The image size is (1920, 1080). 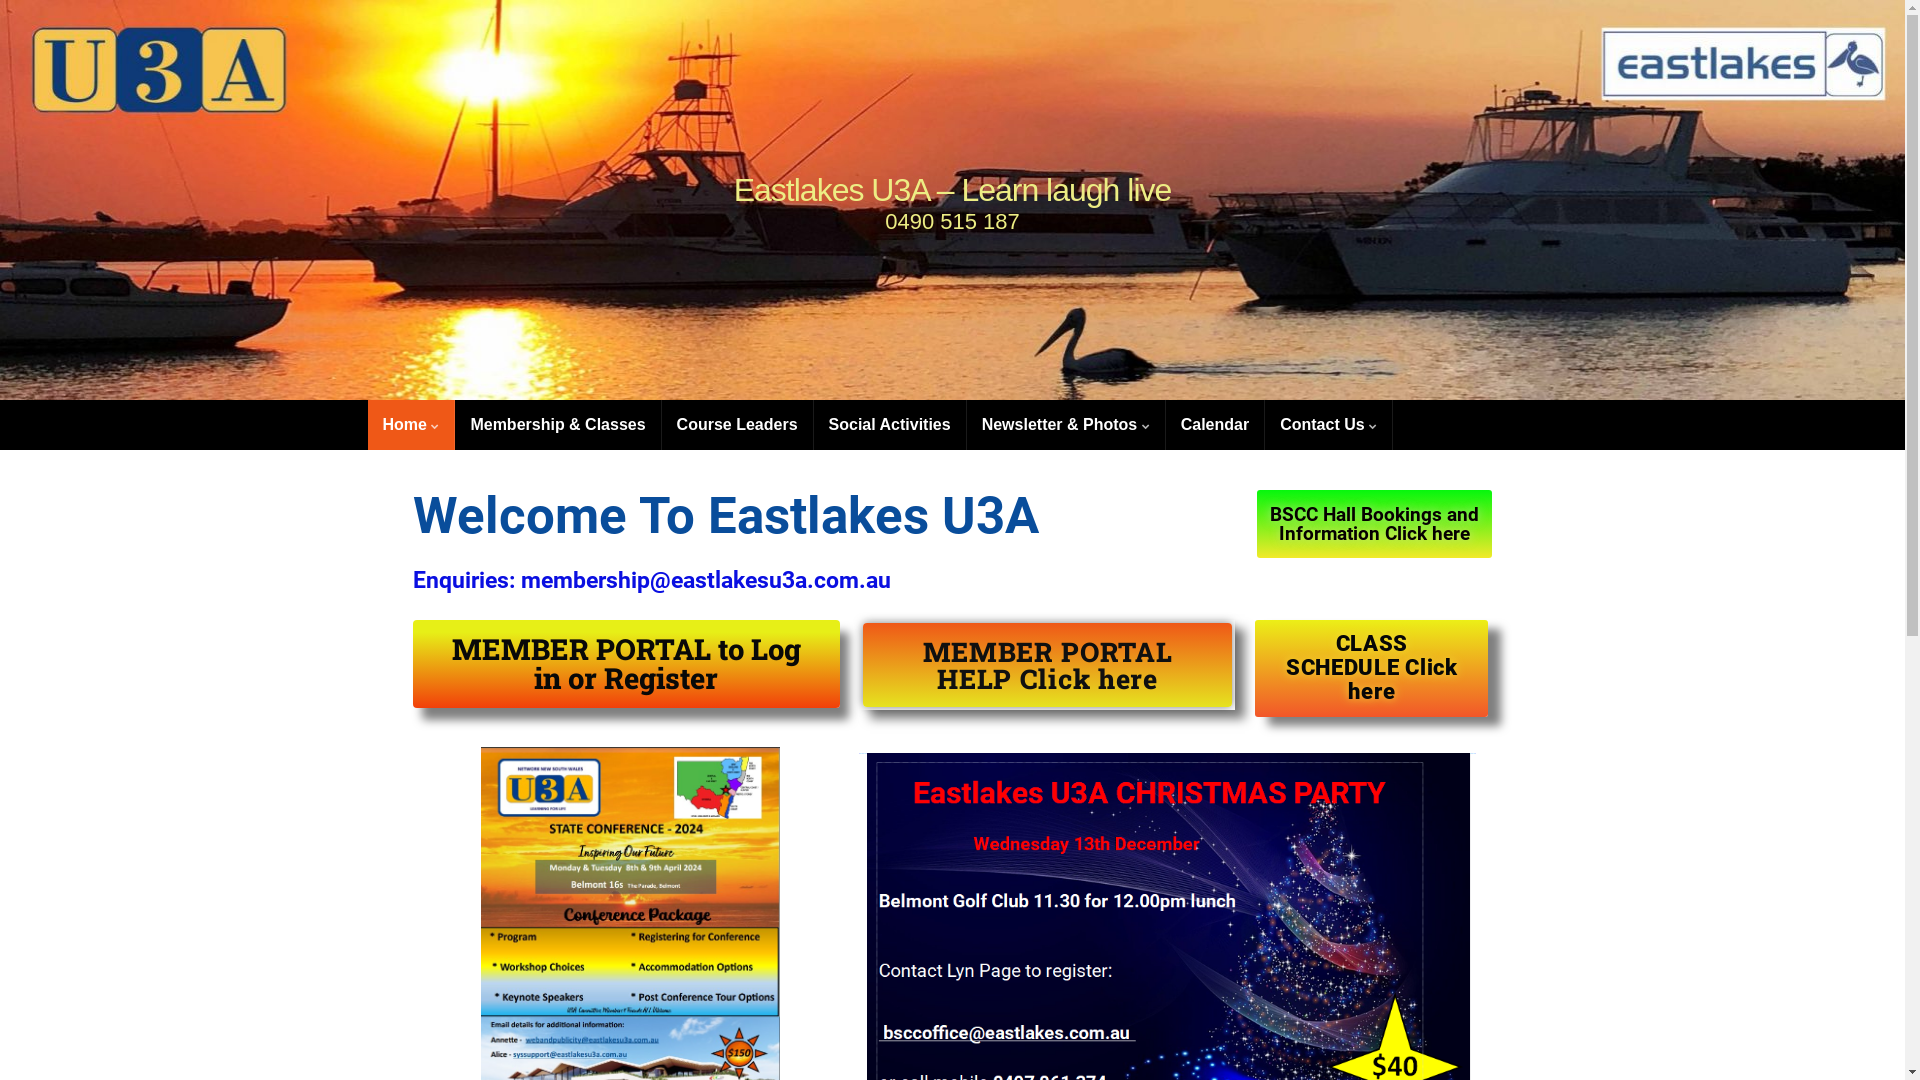 What do you see at coordinates (624, 663) in the screenshot?
I see `'MEMBER PORTAL to Log in or Register'` at bounding box center [624, 663].